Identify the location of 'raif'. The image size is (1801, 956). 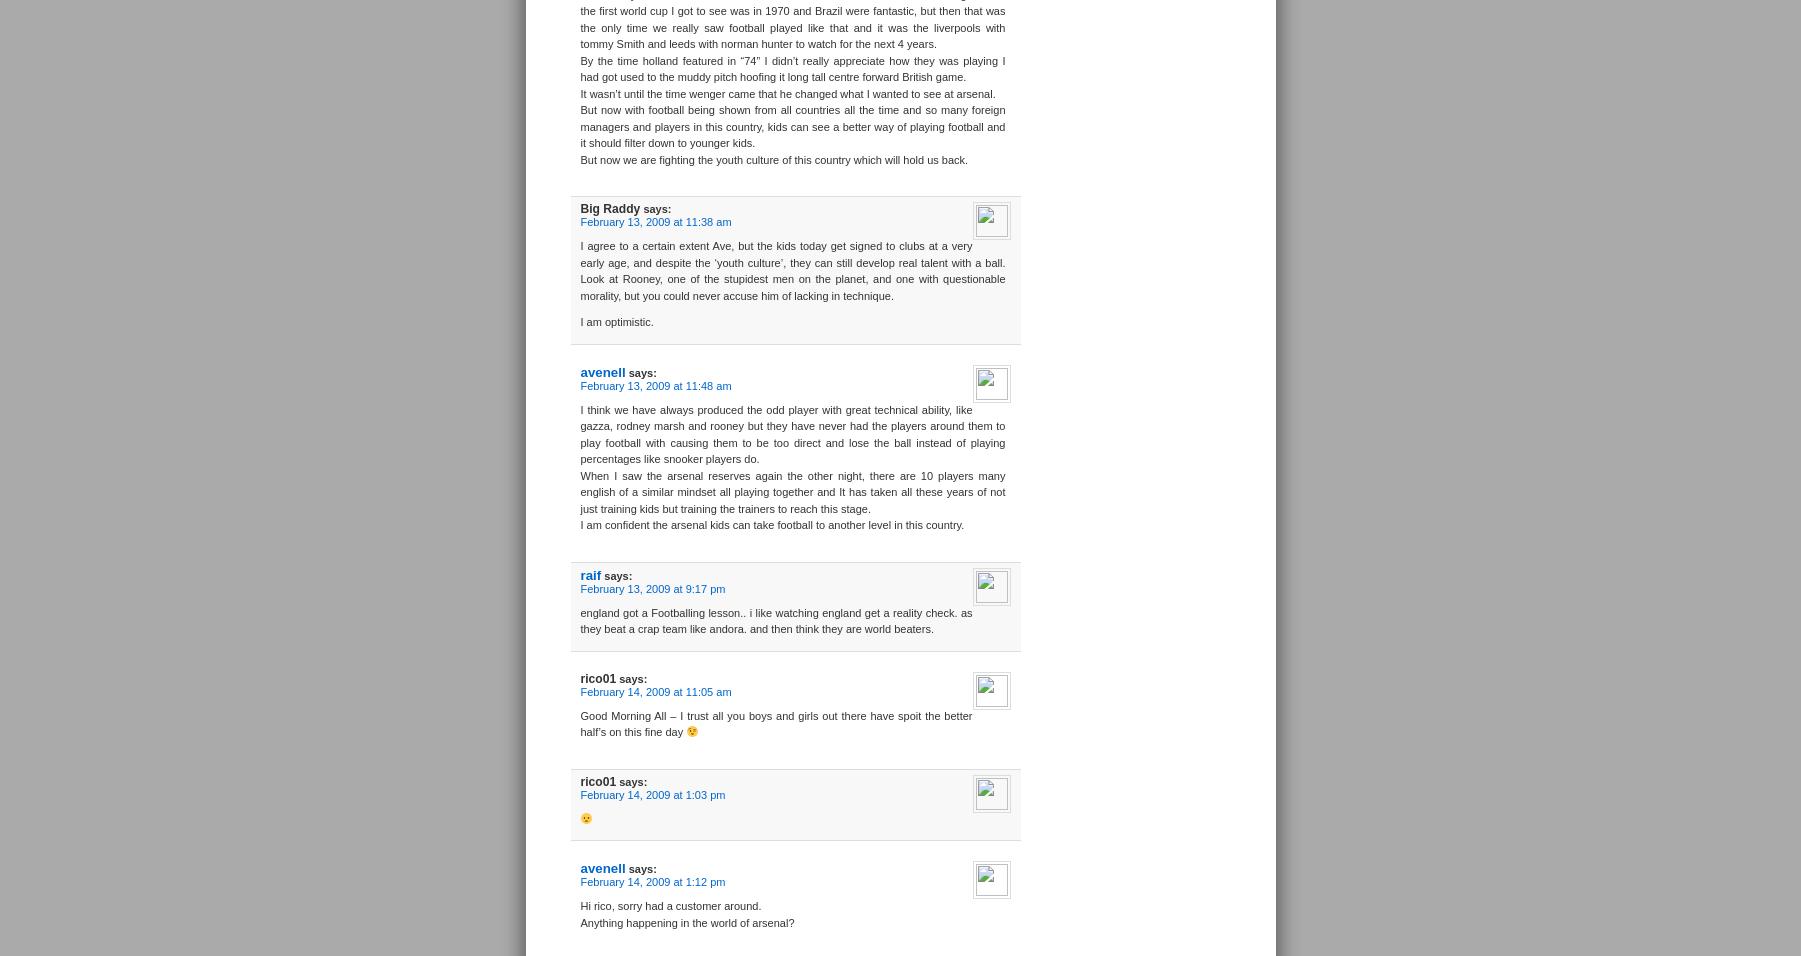
(590, 573).